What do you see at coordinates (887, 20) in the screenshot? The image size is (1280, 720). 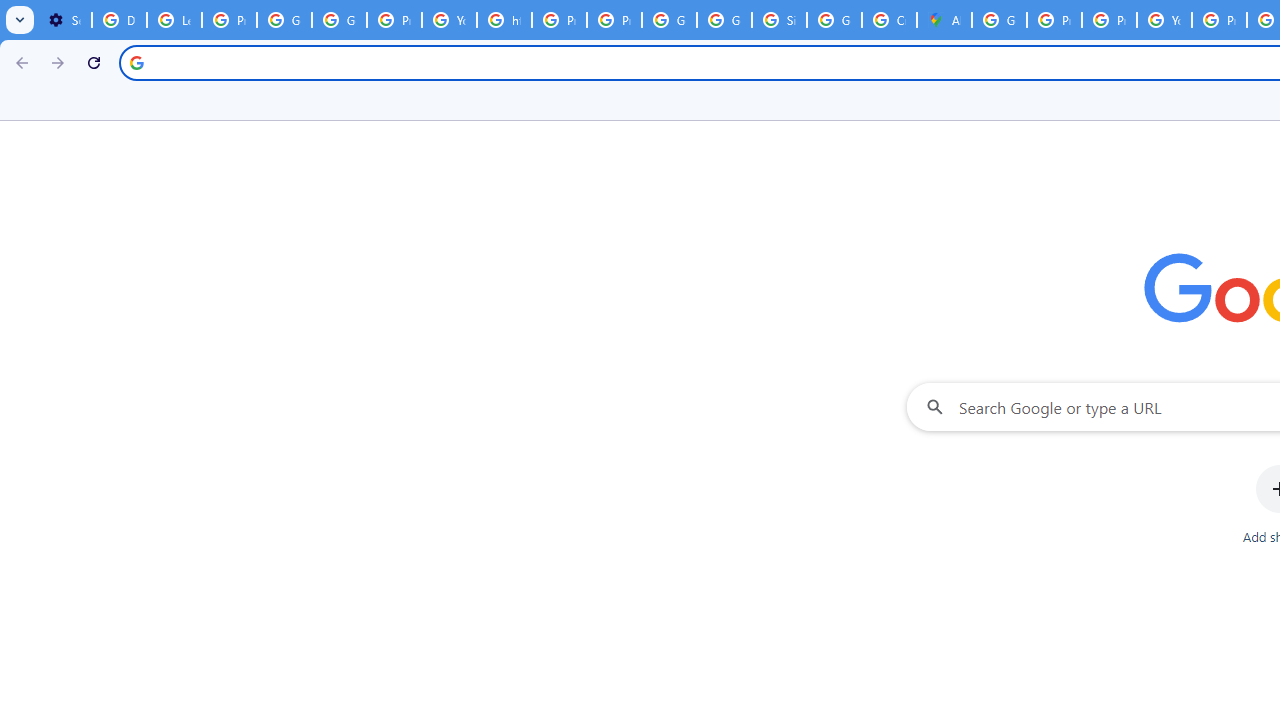 I see `'Create your Google Account'` at bounding box center [887, 20].